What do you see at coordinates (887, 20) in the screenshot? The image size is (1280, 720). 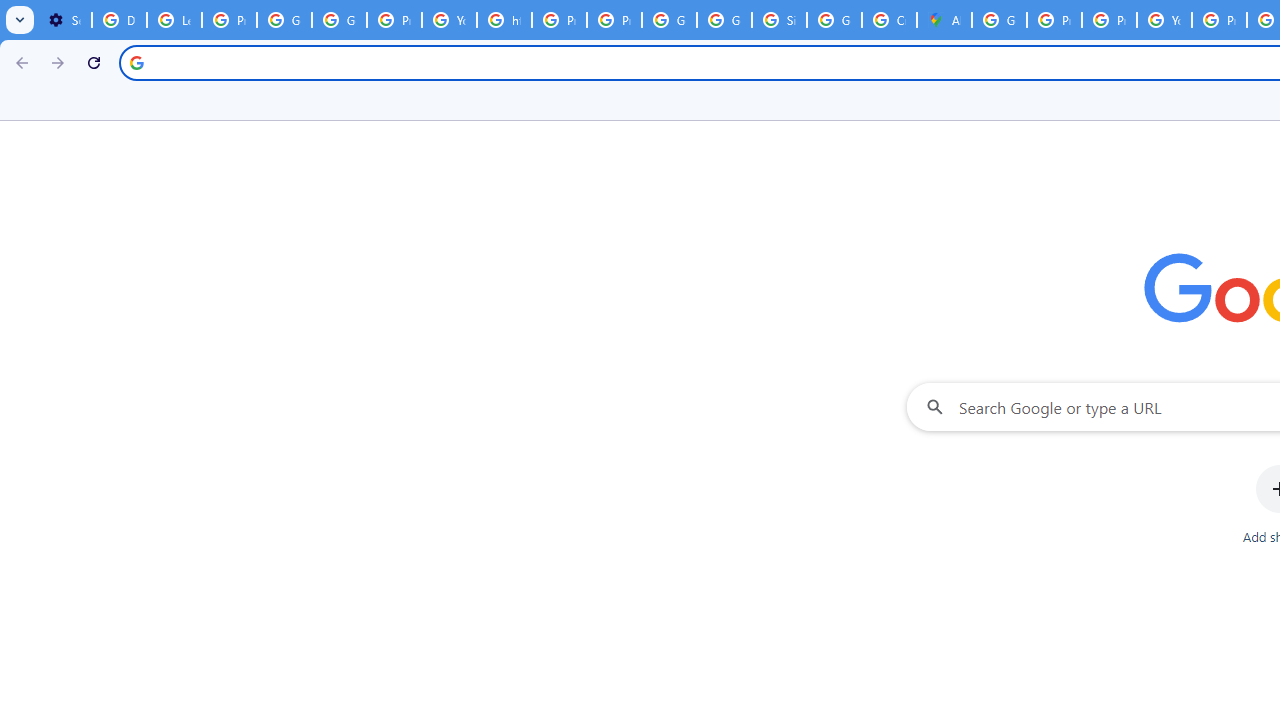 I see `'Create your Google Account'` at bounding box center [887, 20].